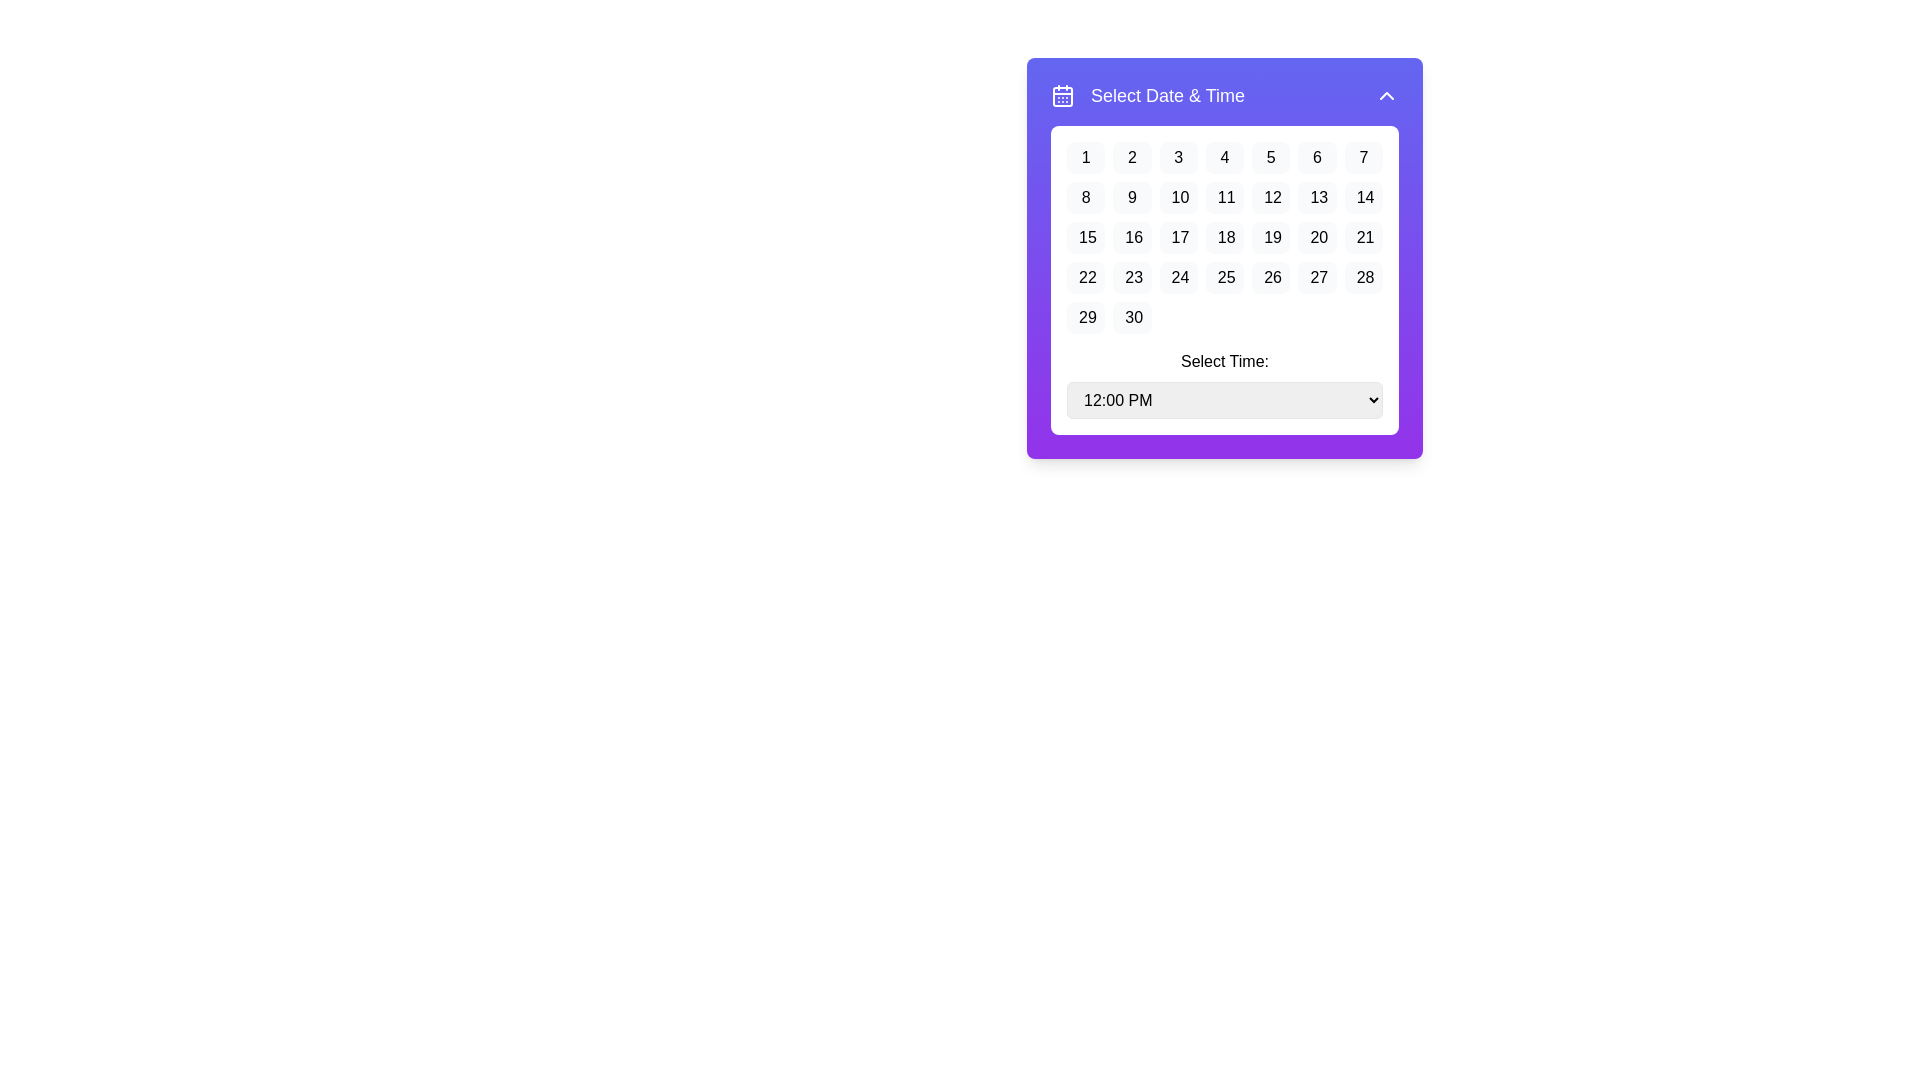 The width and height of the screenshot is (1920, 1080). I want to click on the calendar date button displaying '19', so click(1270, 237).